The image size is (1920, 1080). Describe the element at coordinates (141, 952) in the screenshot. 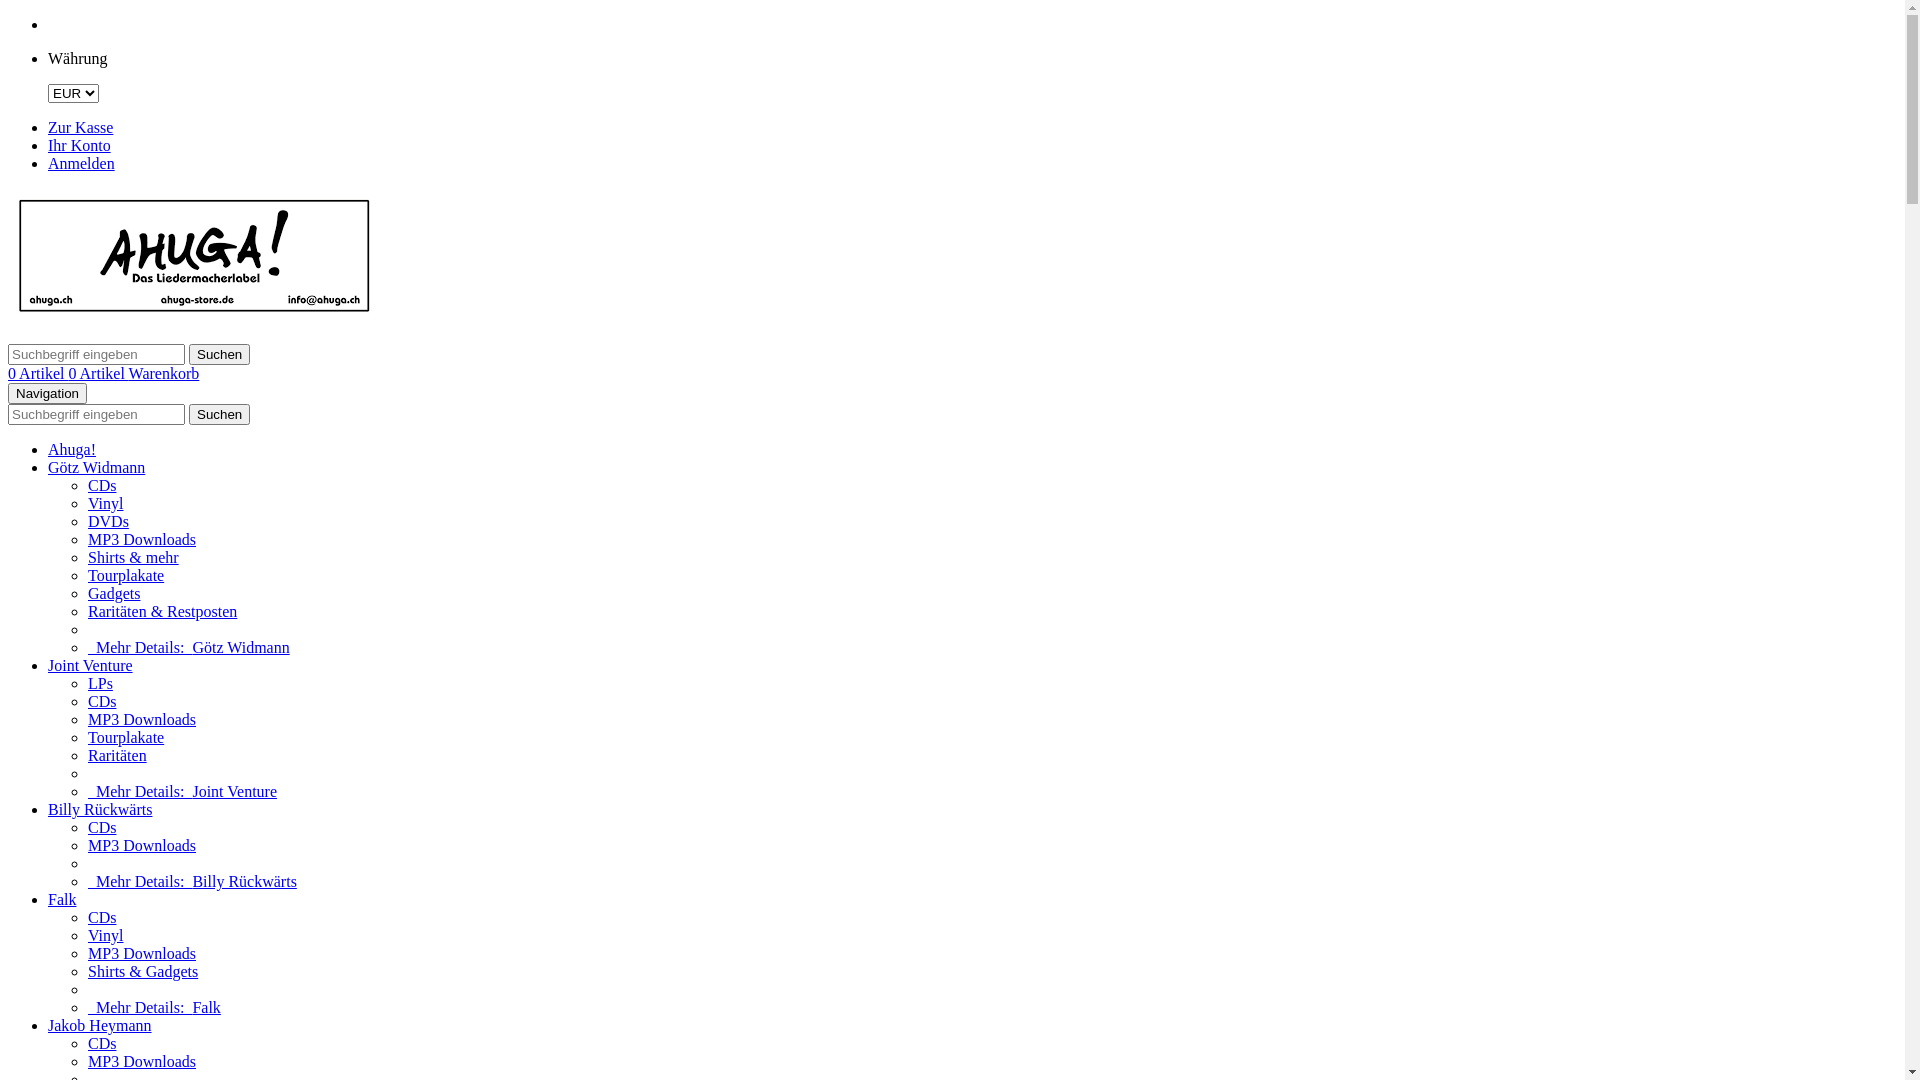

I see `'MP3 Downloads'` at that location.